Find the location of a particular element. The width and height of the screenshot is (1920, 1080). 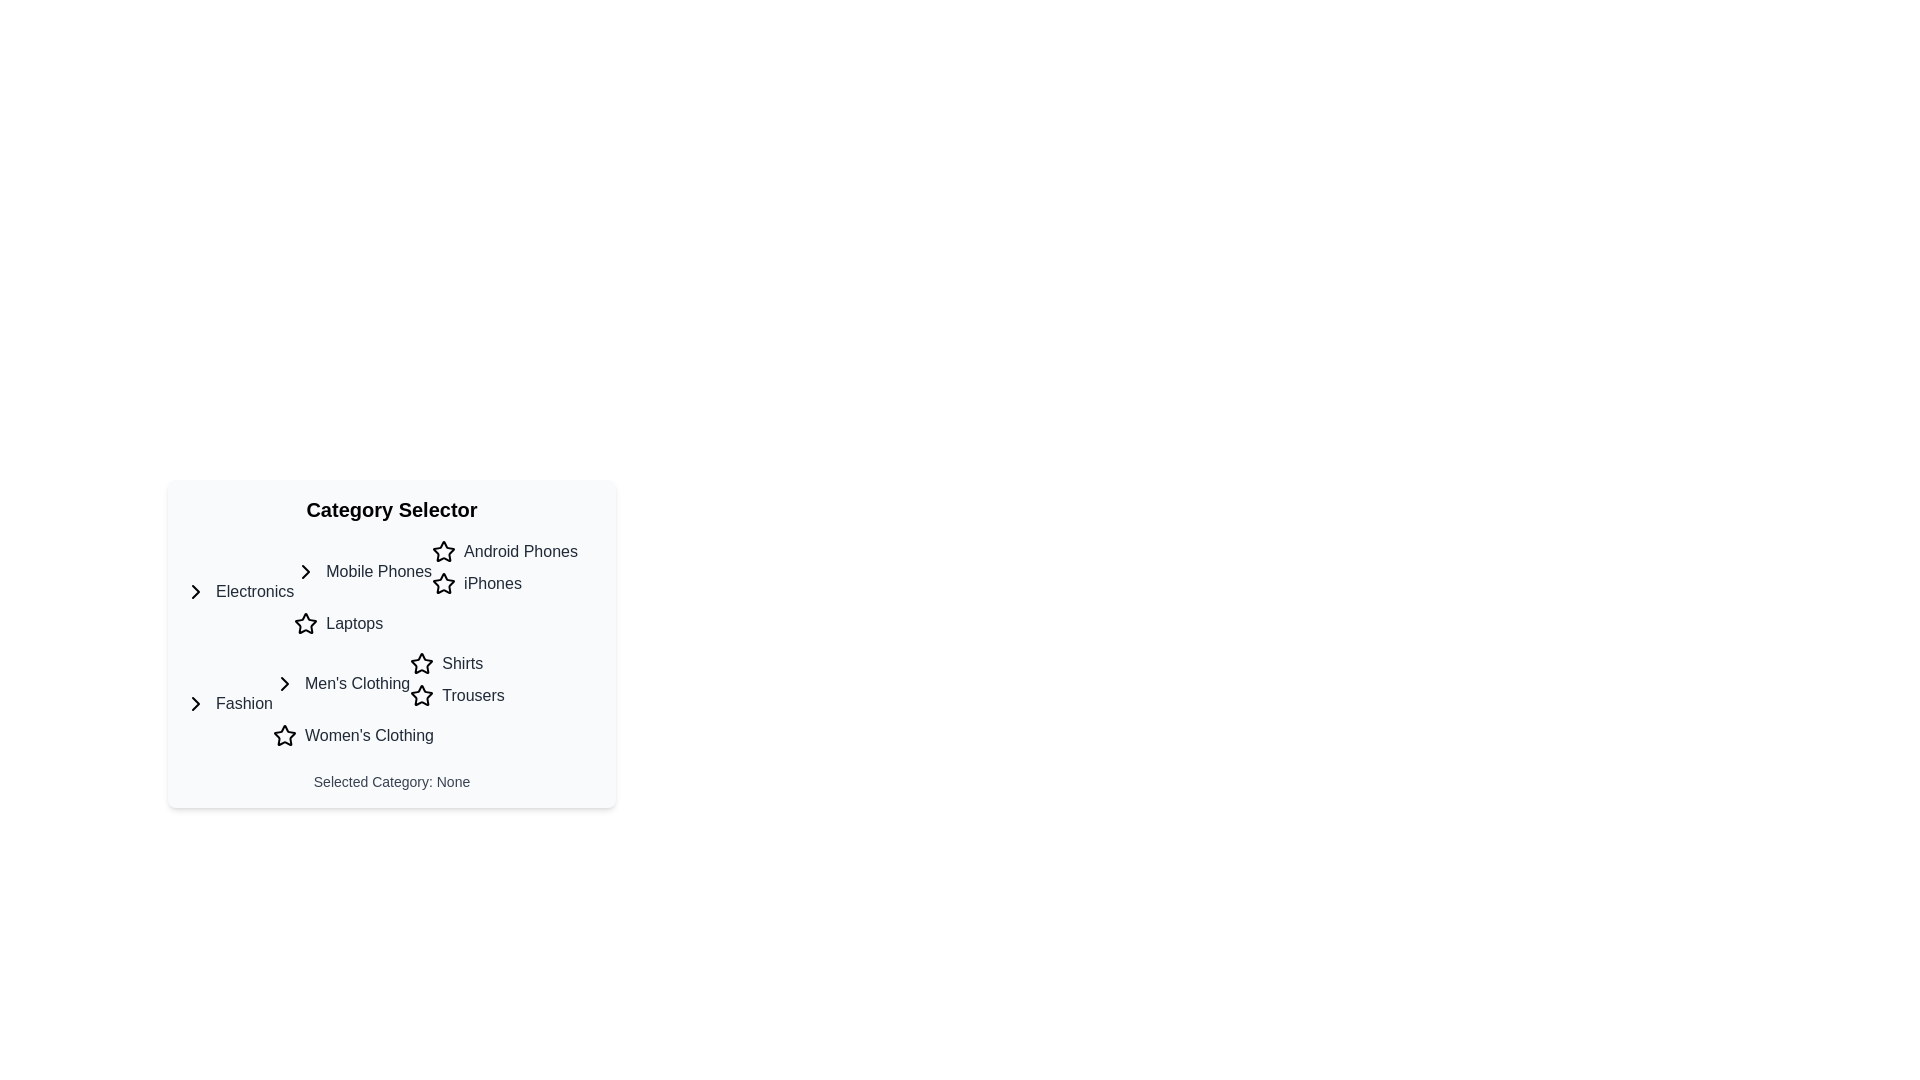

the 'Category Selector' element is located at coordinates (392, 644).